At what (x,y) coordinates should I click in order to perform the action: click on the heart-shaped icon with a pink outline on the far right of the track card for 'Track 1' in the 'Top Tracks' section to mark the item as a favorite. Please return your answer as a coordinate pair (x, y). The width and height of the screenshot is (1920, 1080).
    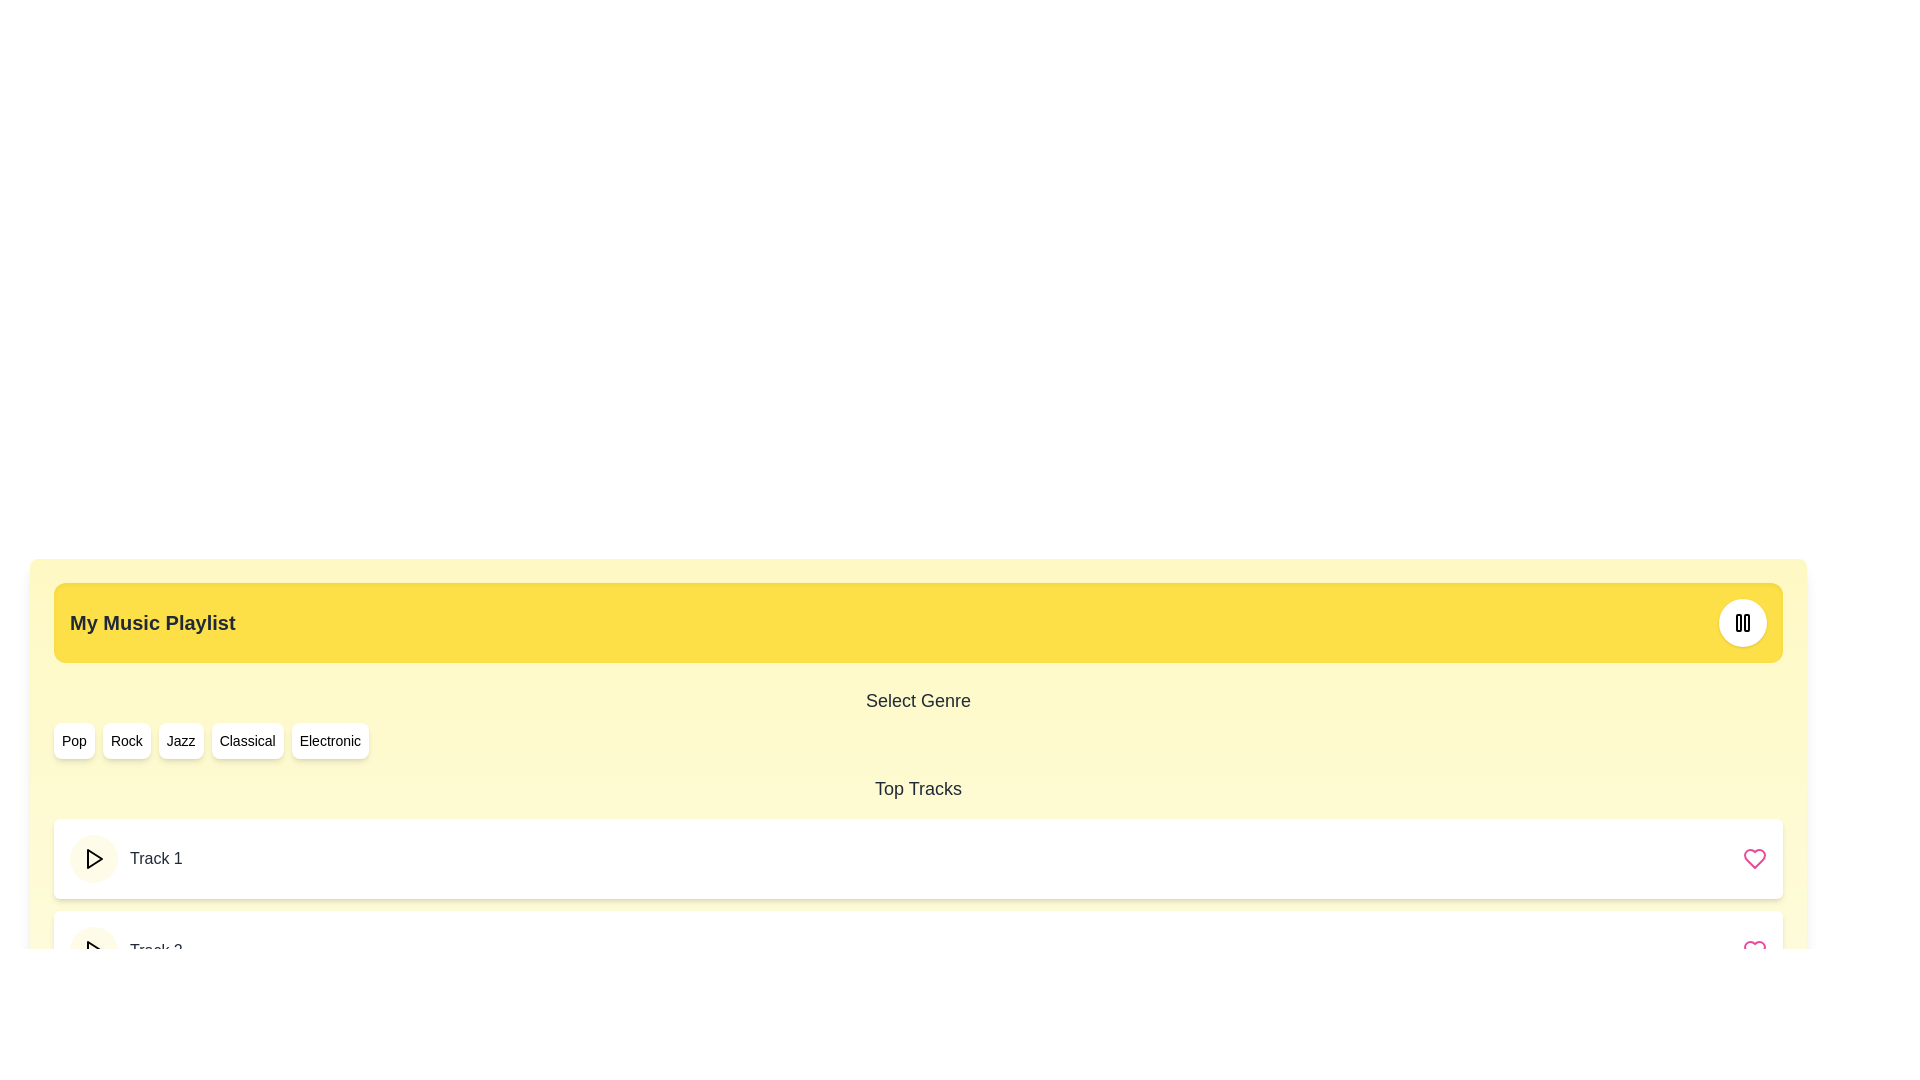
    Looking at the image, I should click on (1754, 858).